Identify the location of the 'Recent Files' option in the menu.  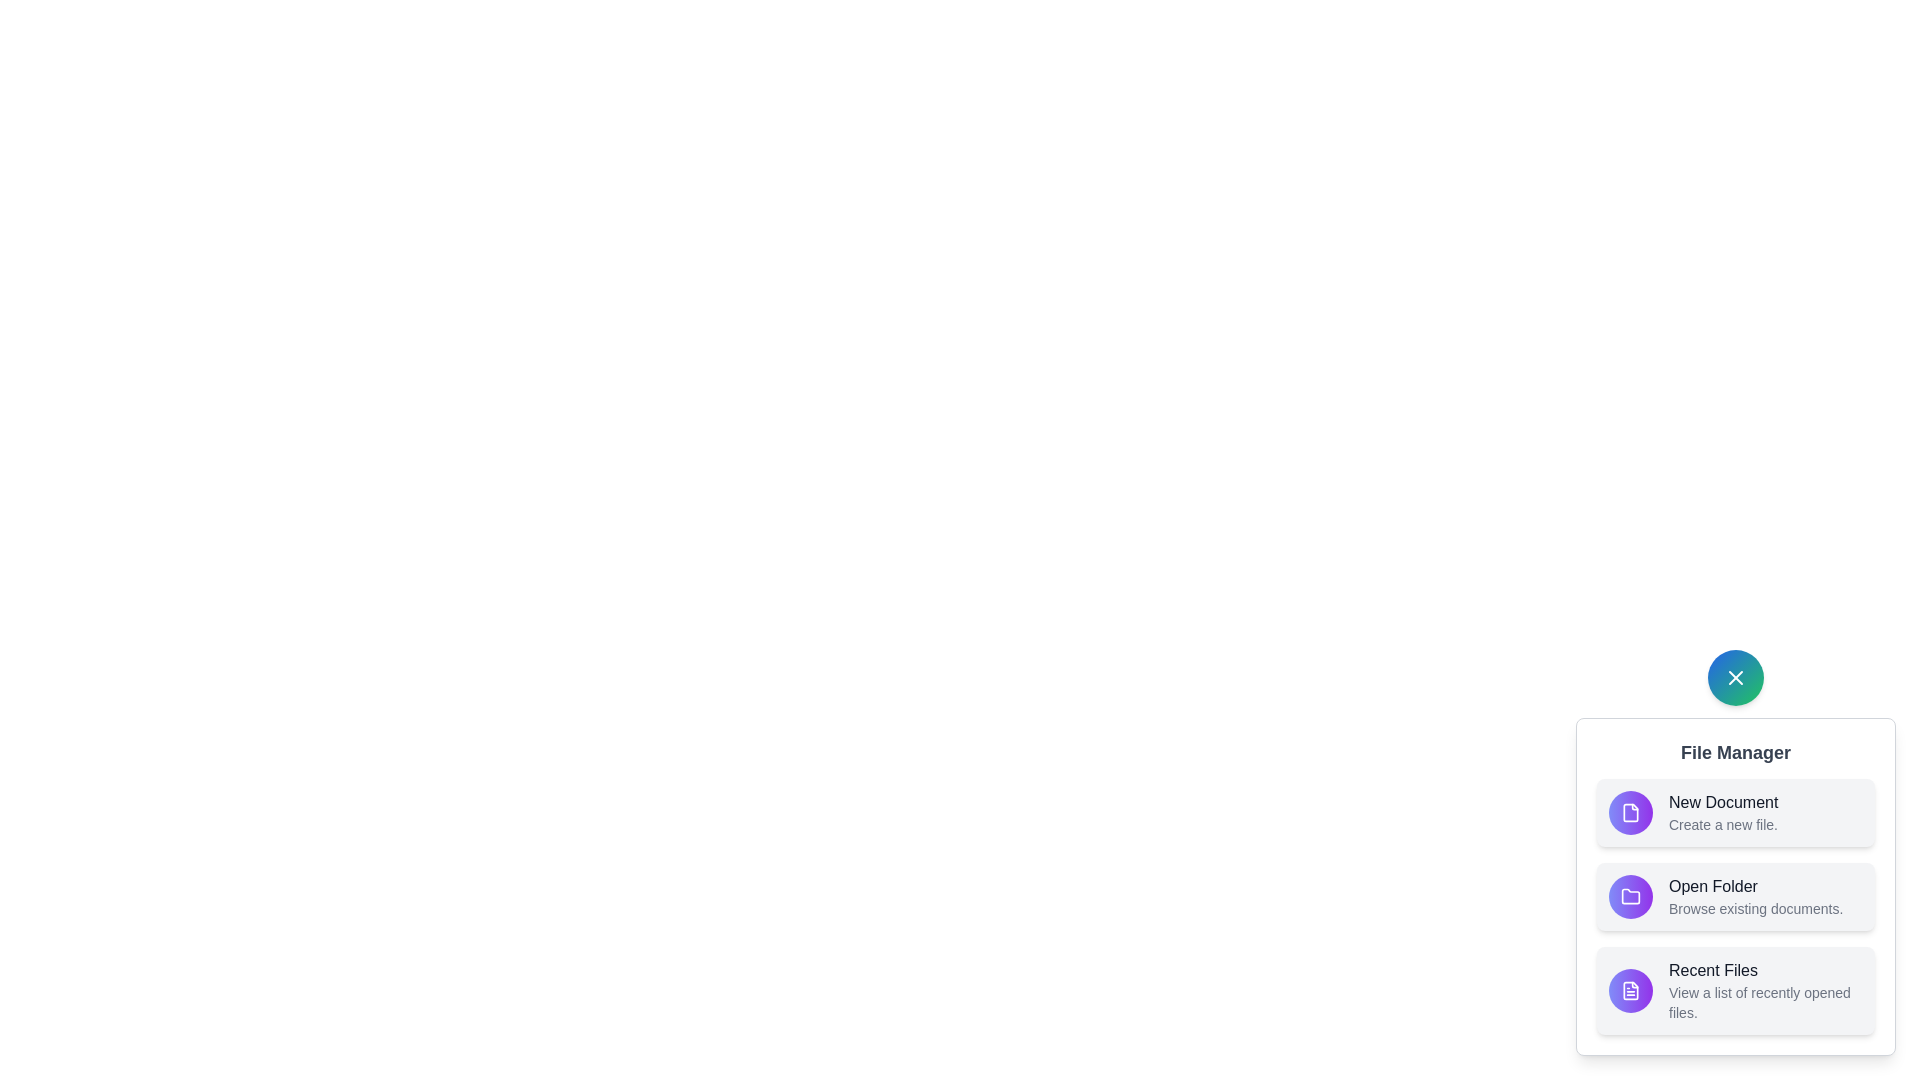
(1735, 991).